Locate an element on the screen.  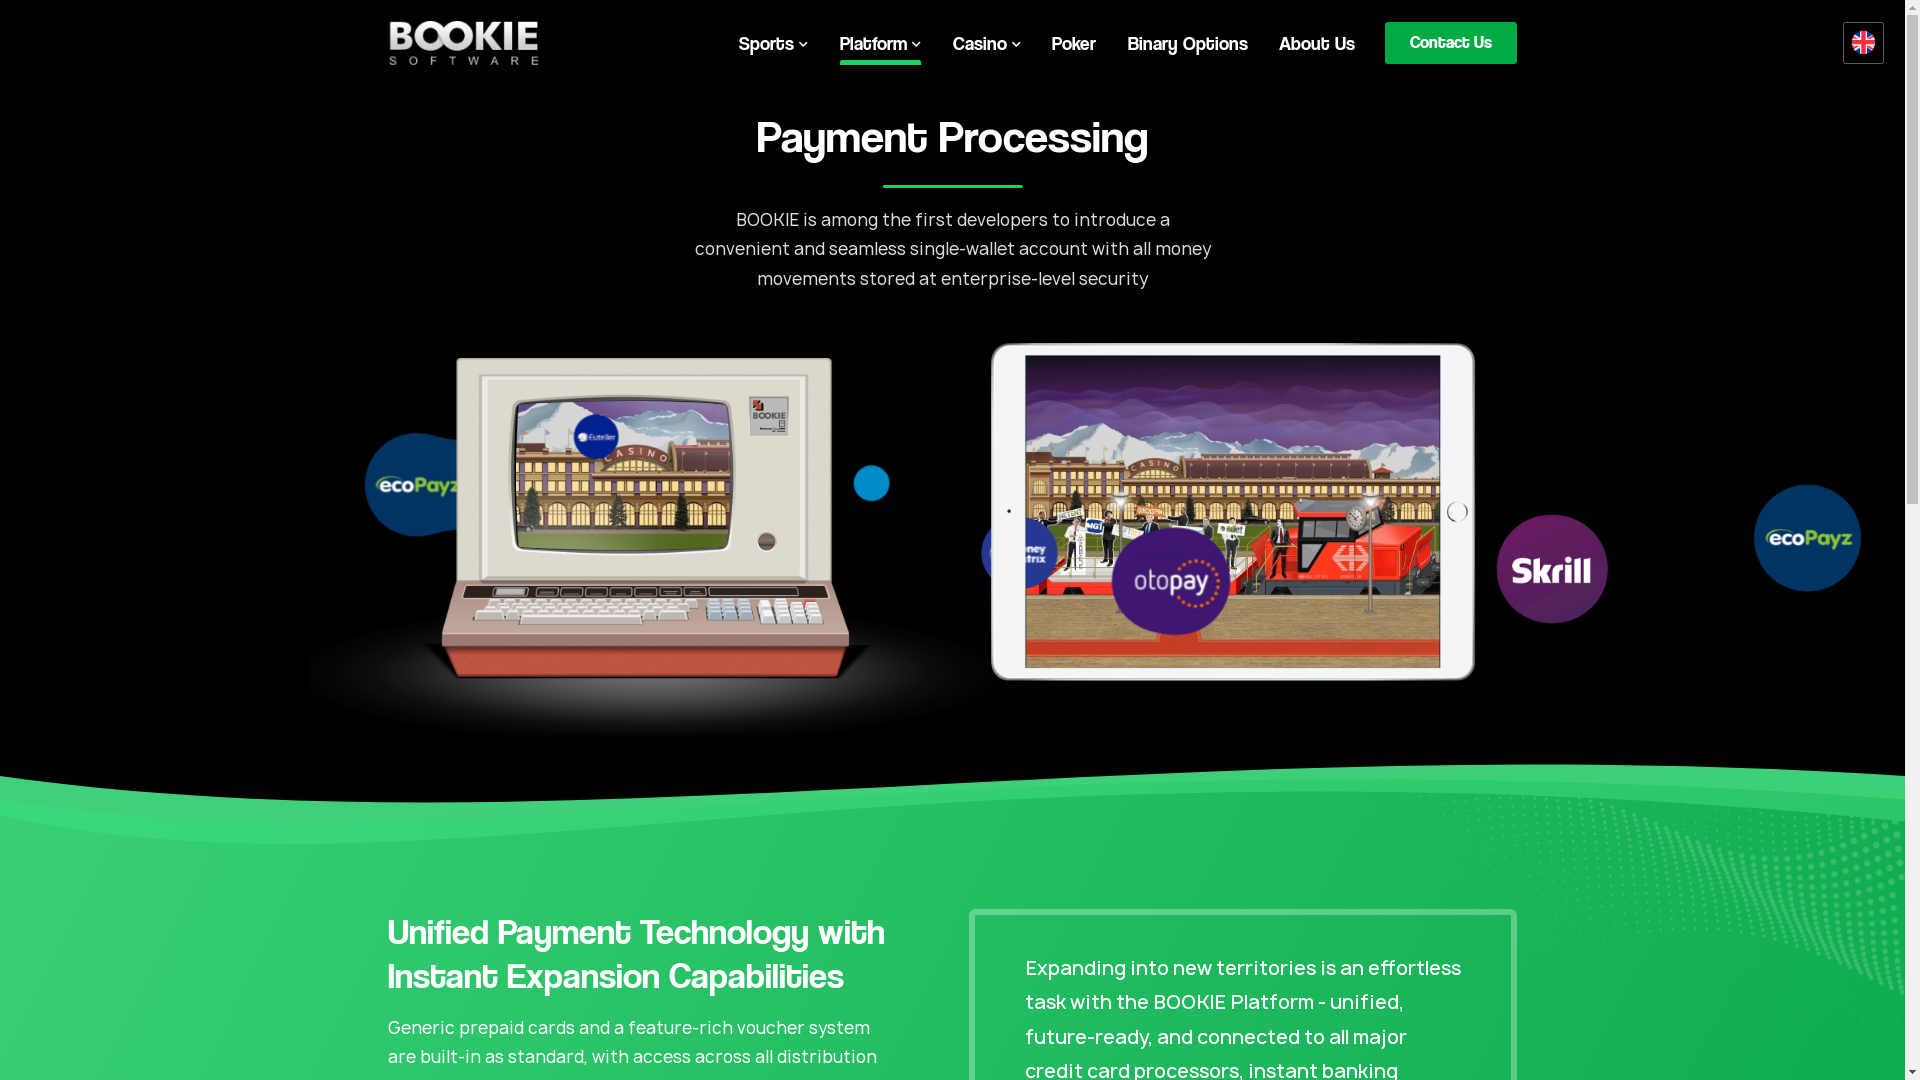
'Poker' is located at coordinates (940, 38).